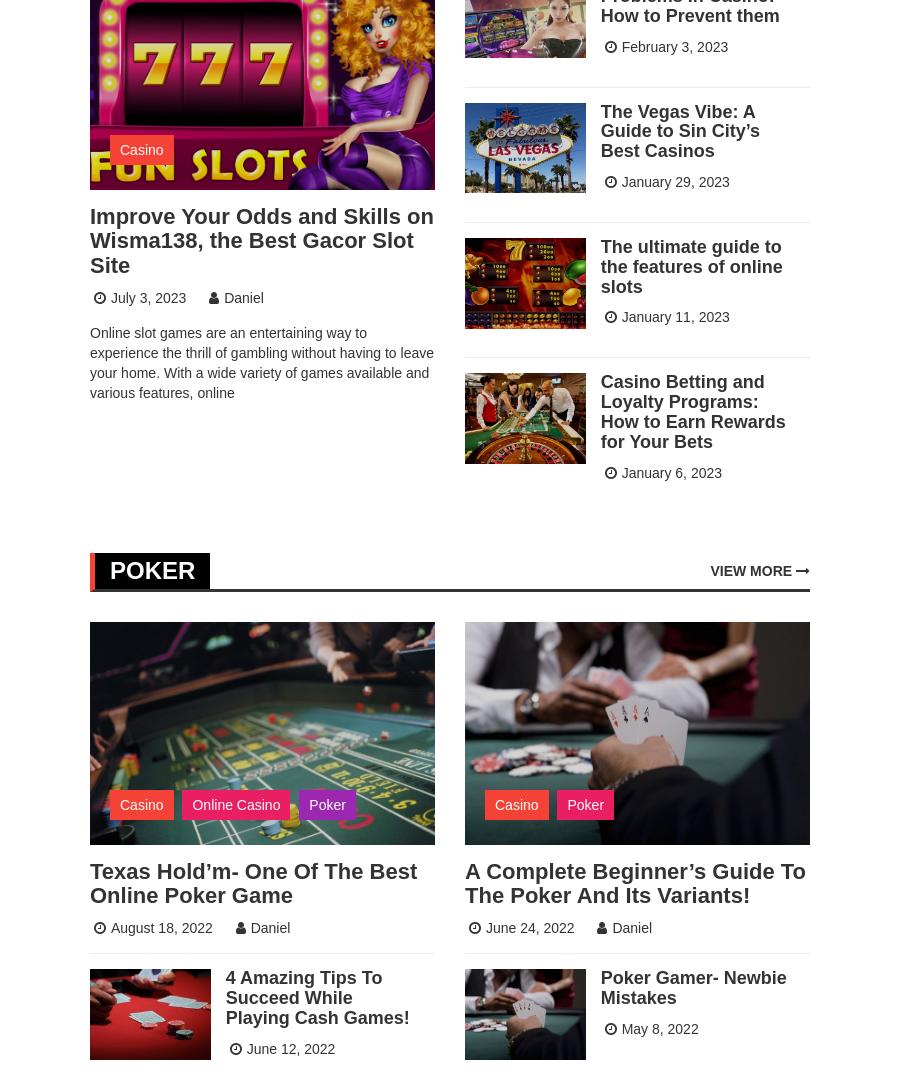  Describe the element at coordinates (260, 361) in the screenshot. I see `'Online slot games are an entertaining way to experience the thrill of gambling without having to leave your home. With a wide variety of games available and various features, online'` at that location.